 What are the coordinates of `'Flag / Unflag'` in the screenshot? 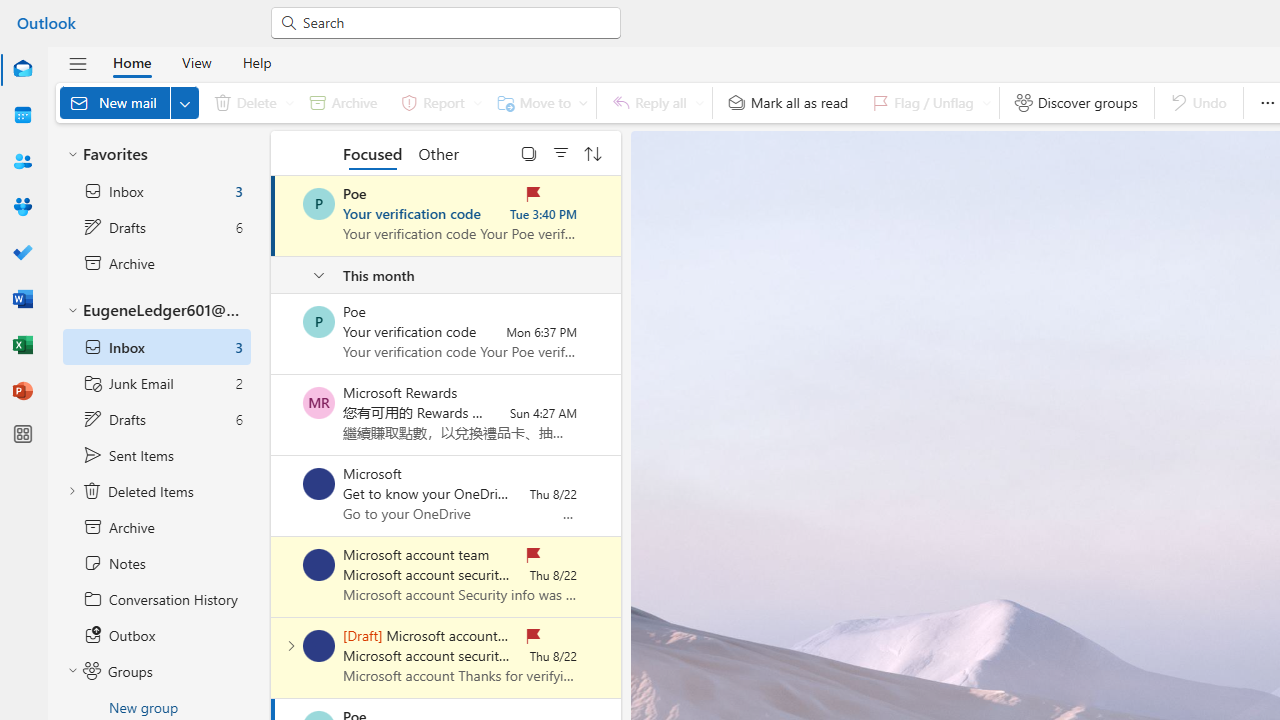 It's located at (926, 102).